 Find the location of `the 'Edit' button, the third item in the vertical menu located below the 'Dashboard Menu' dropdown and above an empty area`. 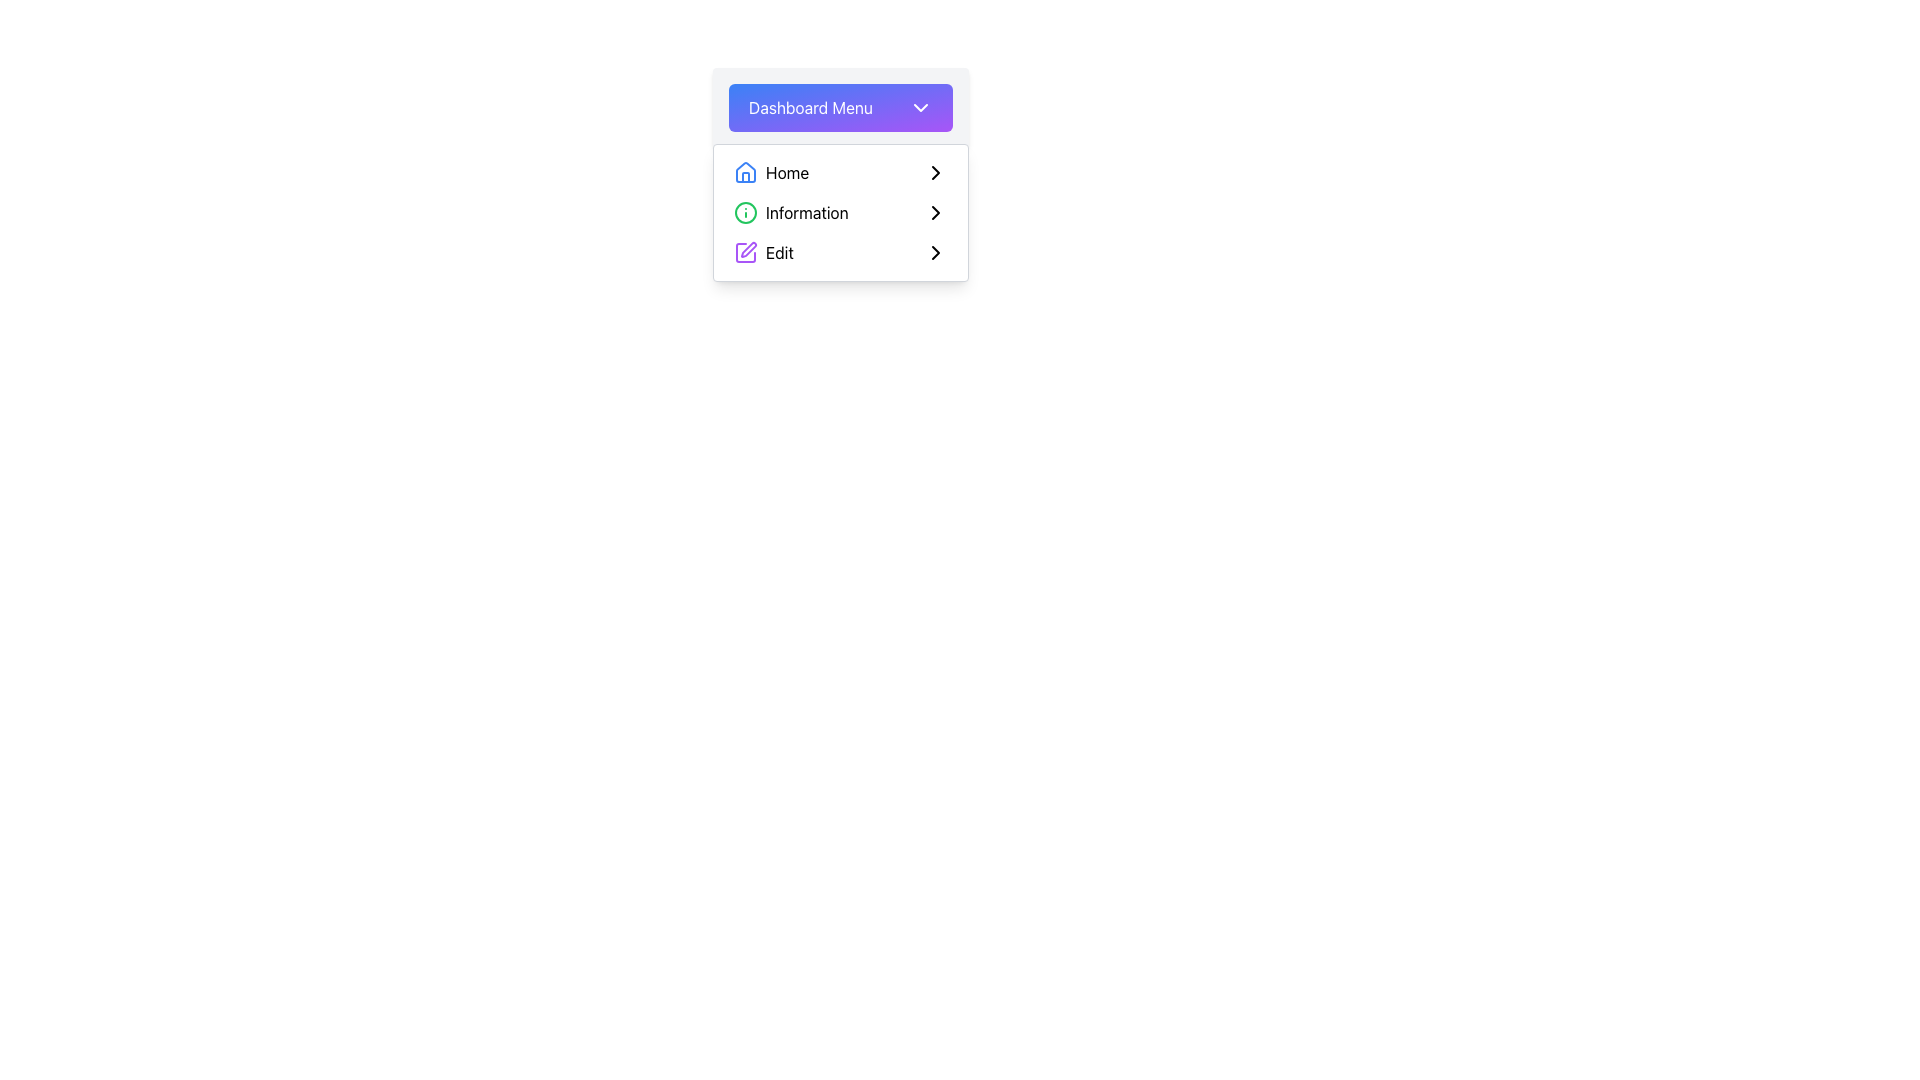

the 'Edit' button, the third item in the vertical menu located below the 'Dashboard Menu' dropdown and above an empty area is located at coordinates (762, 252).